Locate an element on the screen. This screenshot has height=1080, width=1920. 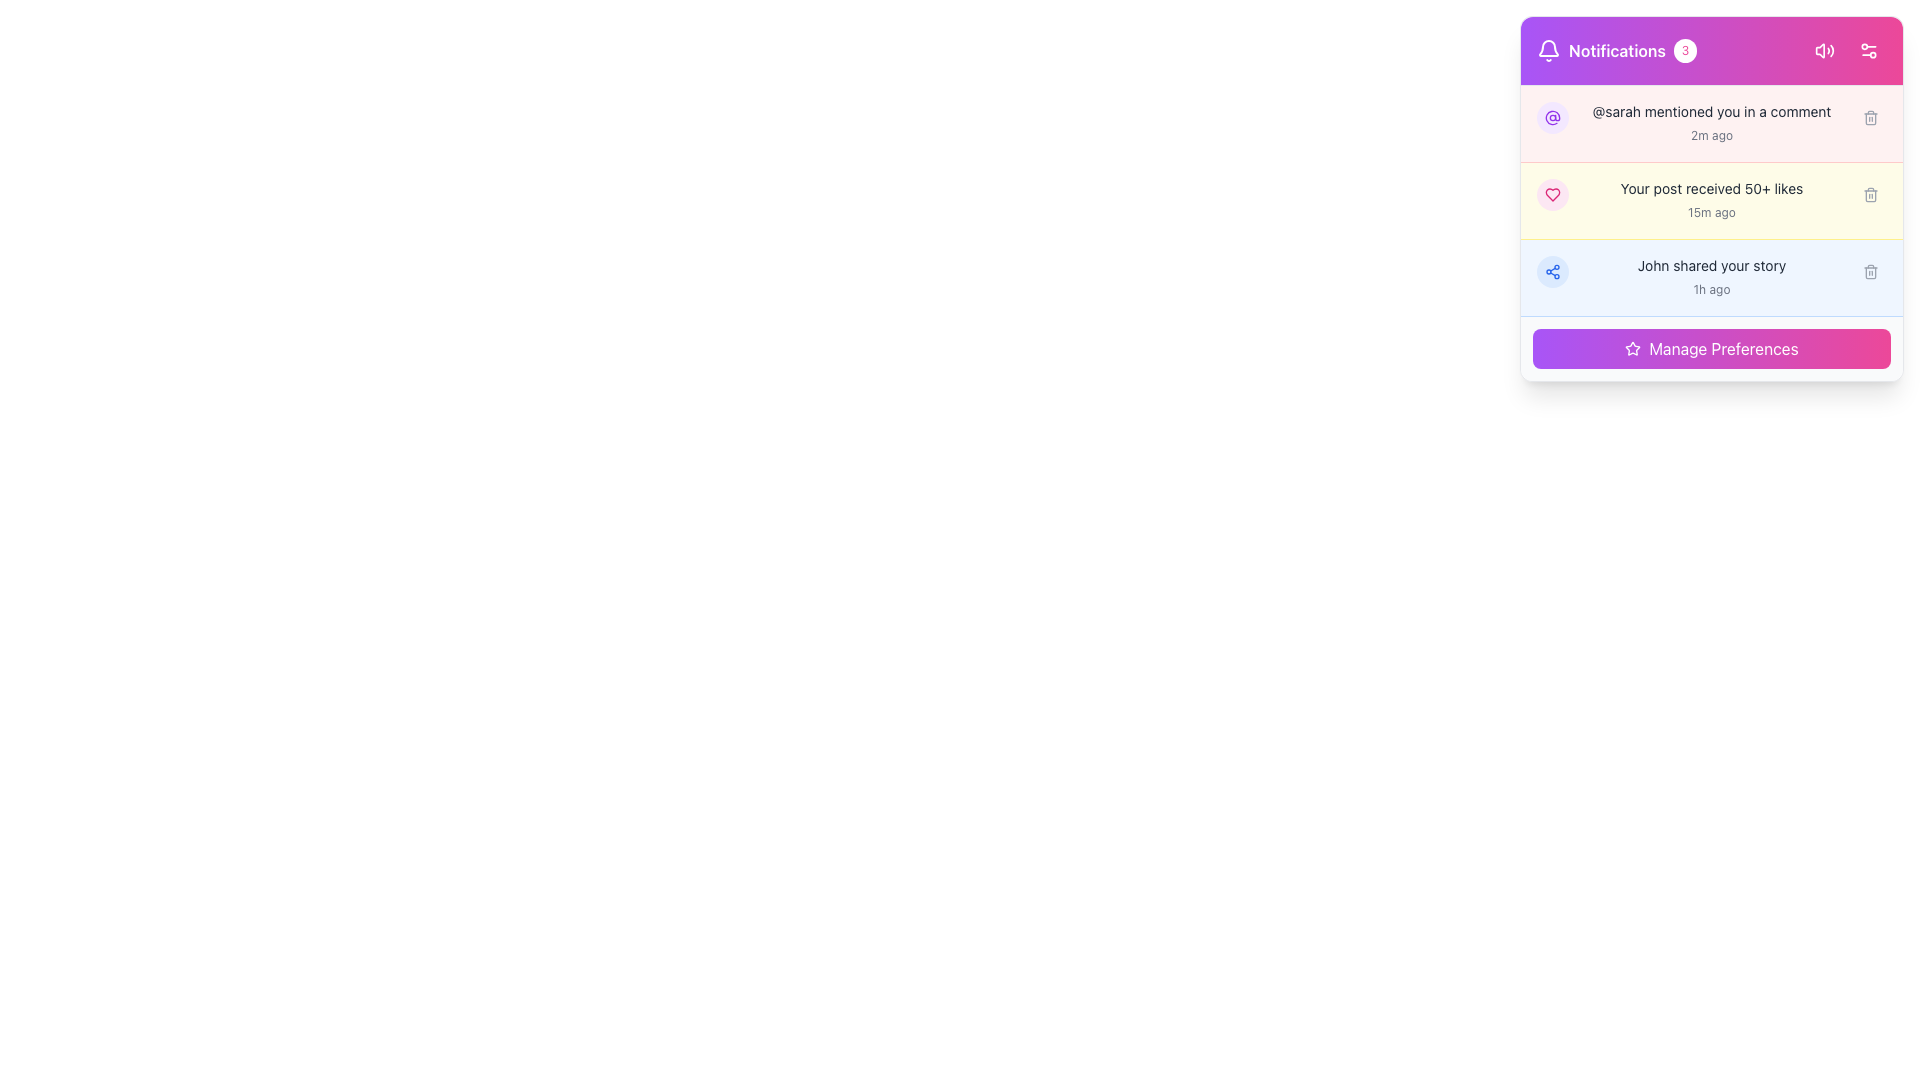
the trashcan icon located in the second notification entry is located at coordinates (1870, 195).